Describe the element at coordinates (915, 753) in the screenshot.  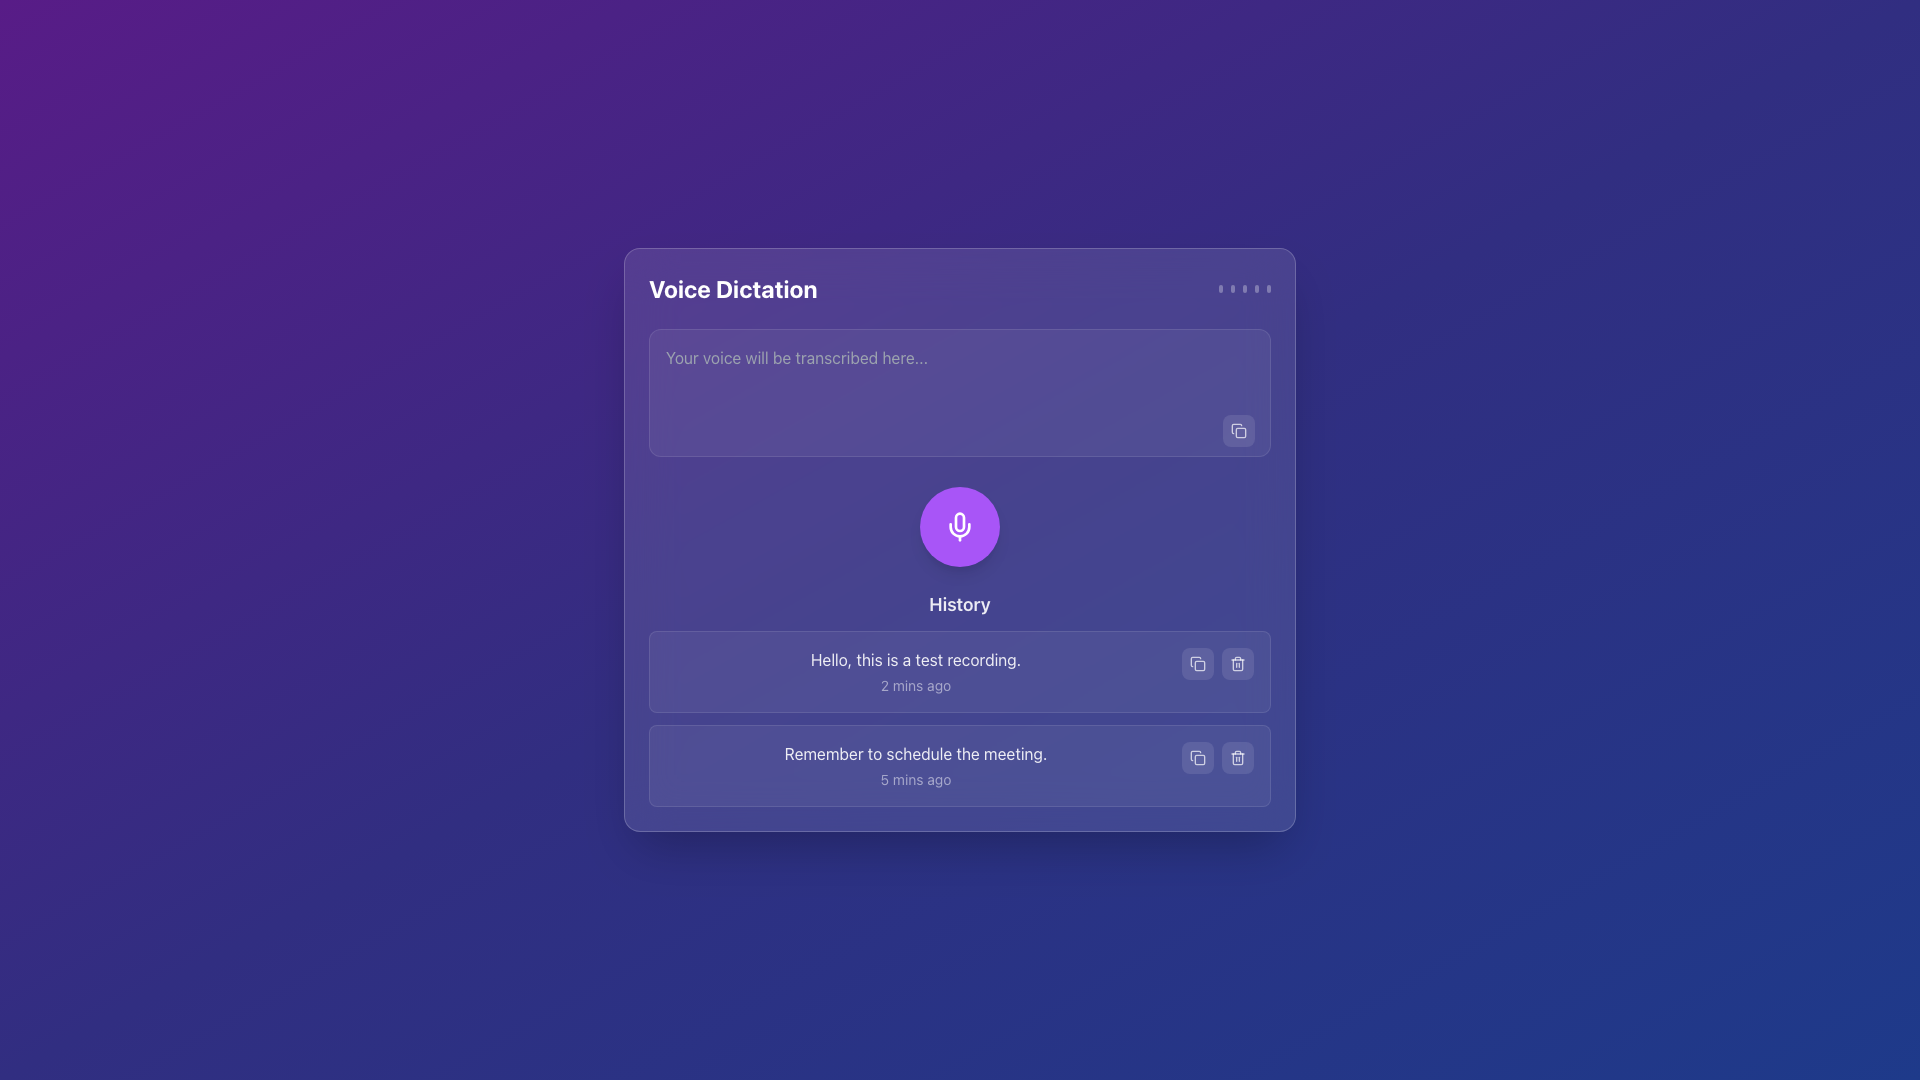
I see `the Static text label that says 'Remember to schedule the meeting.' which is positioned above the smaller timestamp text in the History section` at that location.